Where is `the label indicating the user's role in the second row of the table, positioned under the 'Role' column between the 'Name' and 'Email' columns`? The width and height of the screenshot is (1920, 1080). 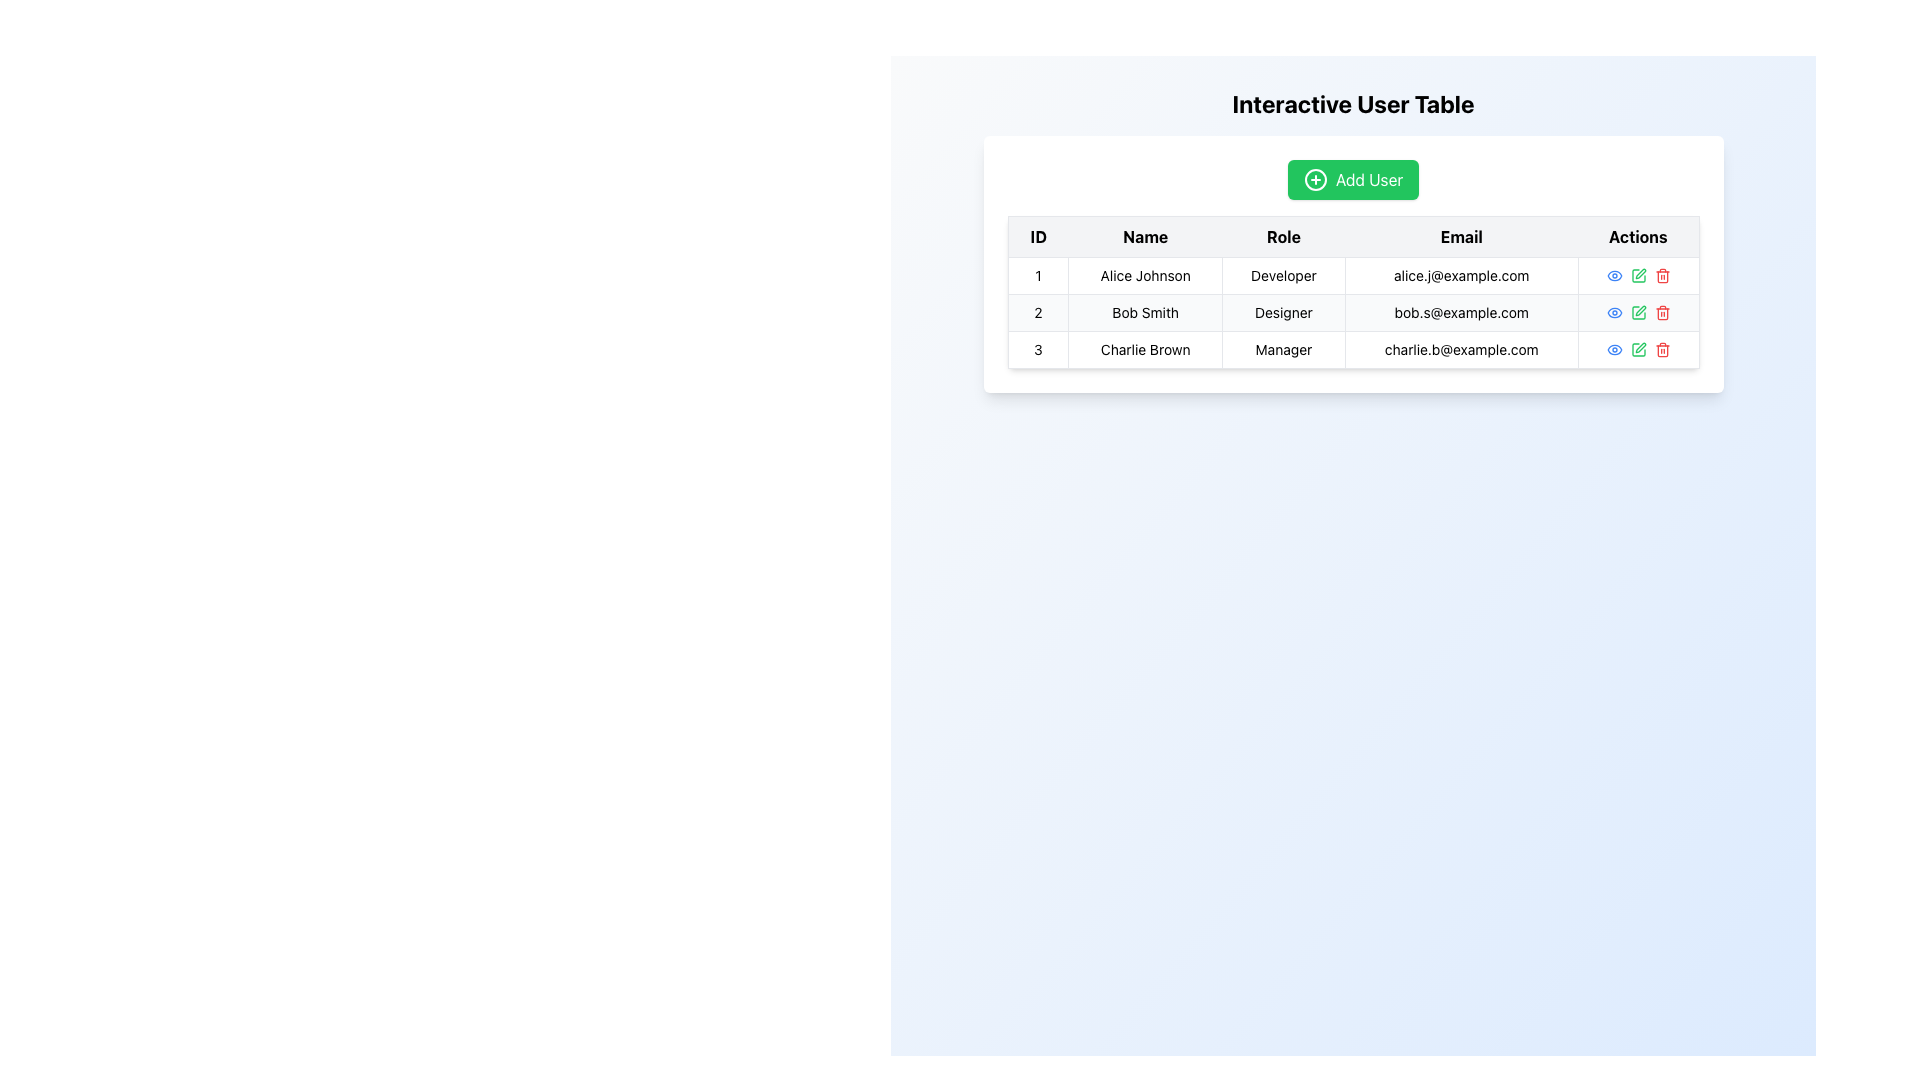 the label indicating the user's role in the second row of the table, positioned under the 'Role' column between the 'Name' and 'Email' columns is located at coordinates (1283, 312).